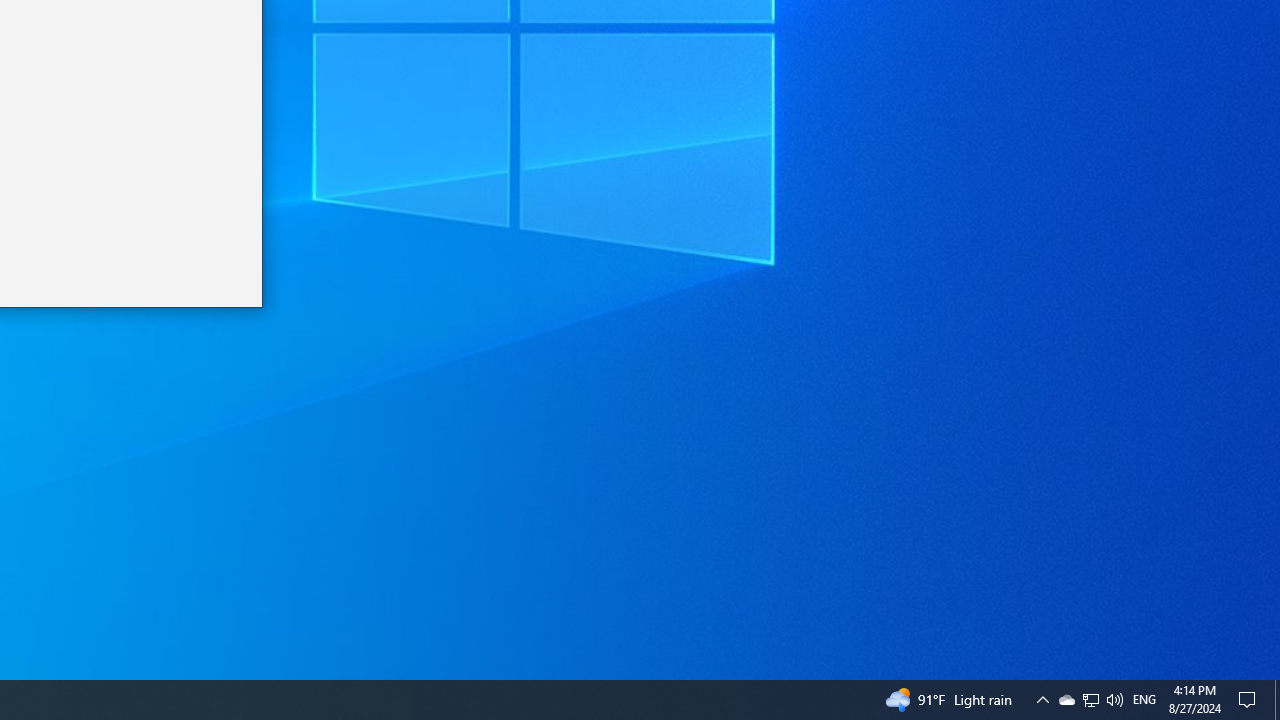 The width and height of the screenshot is (1280, 720). What do you see at coordinates (1250, 698) in the screenshot?
I see `'Action Center, No new notifications'` at bounding box center [1250, 698].